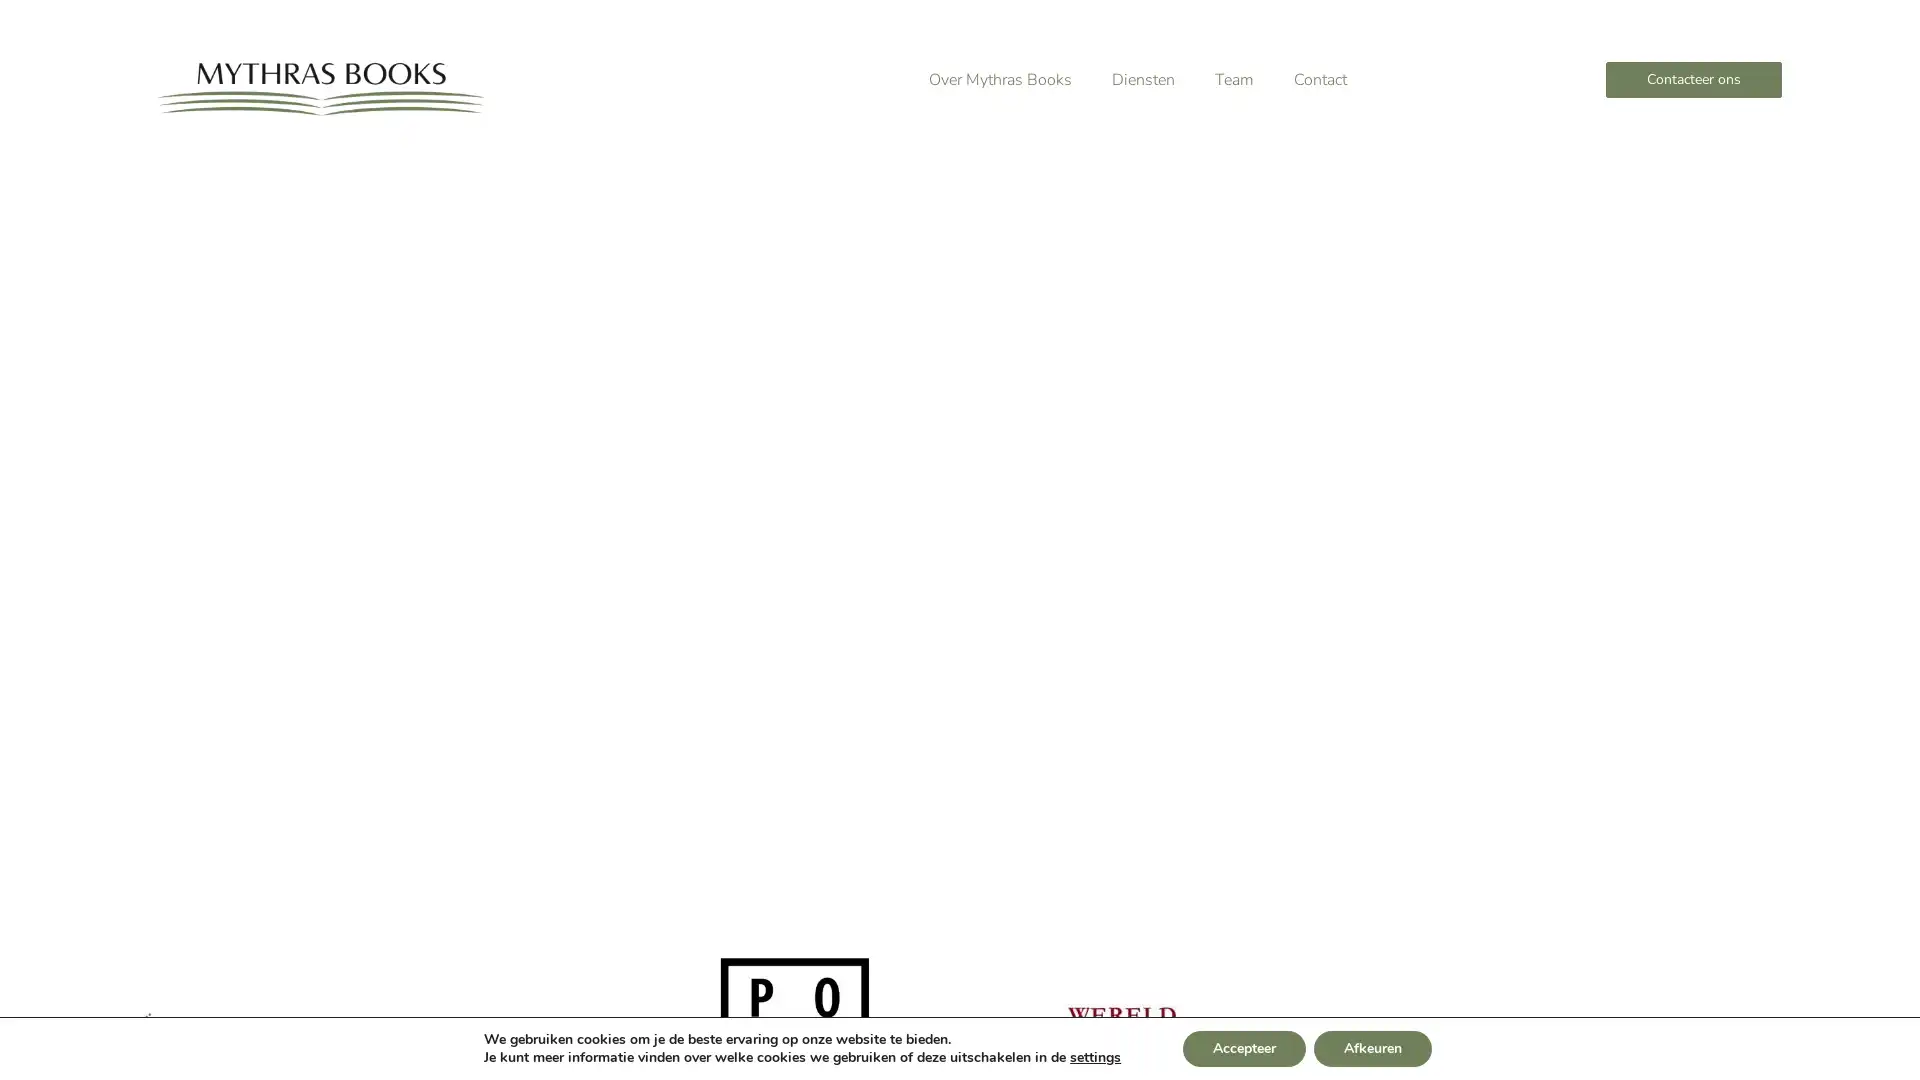 The height and width of the screenshot is (1080, 1920). What do you see at coordinates (463, 555) in the screenshot?
I see `Neem contact op` at bounding box center [463, 555].